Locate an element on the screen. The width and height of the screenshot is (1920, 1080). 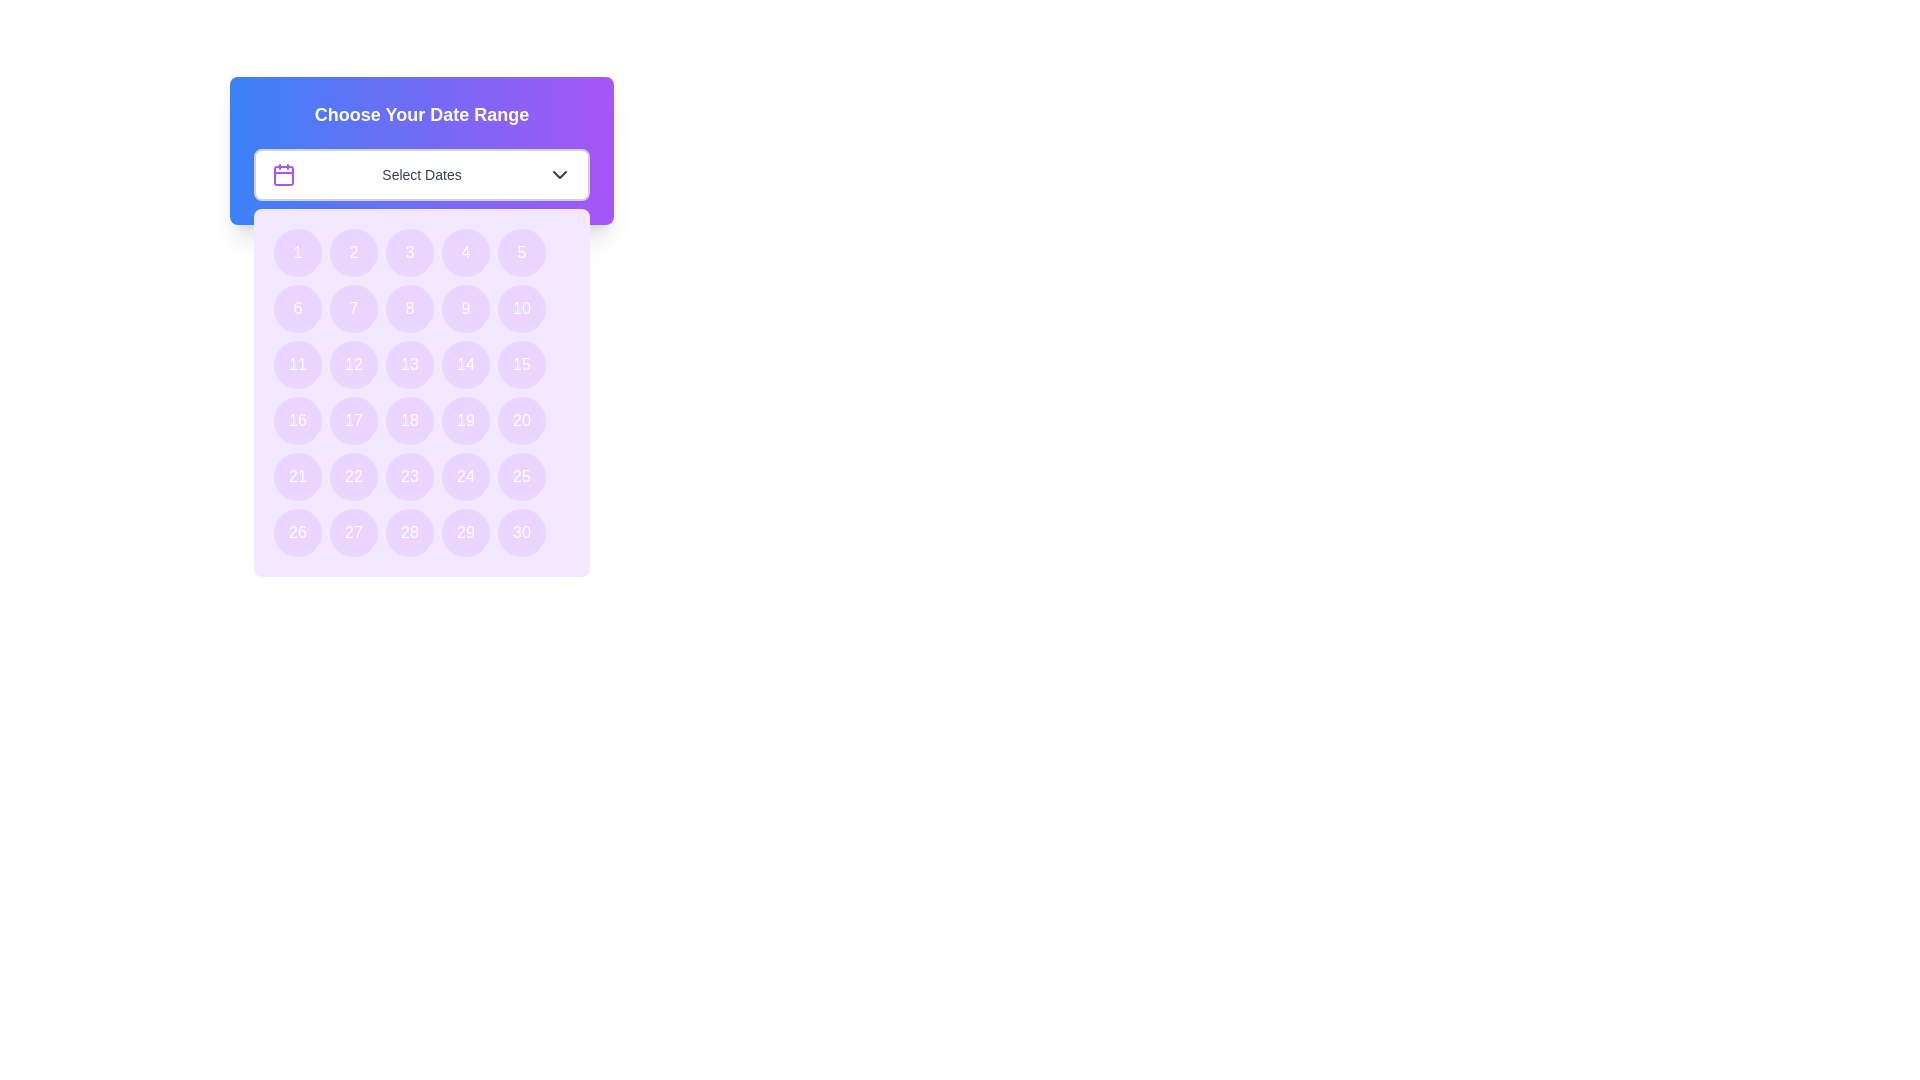
the 20th button in the date selector grid is located at coordinates (522, 419).